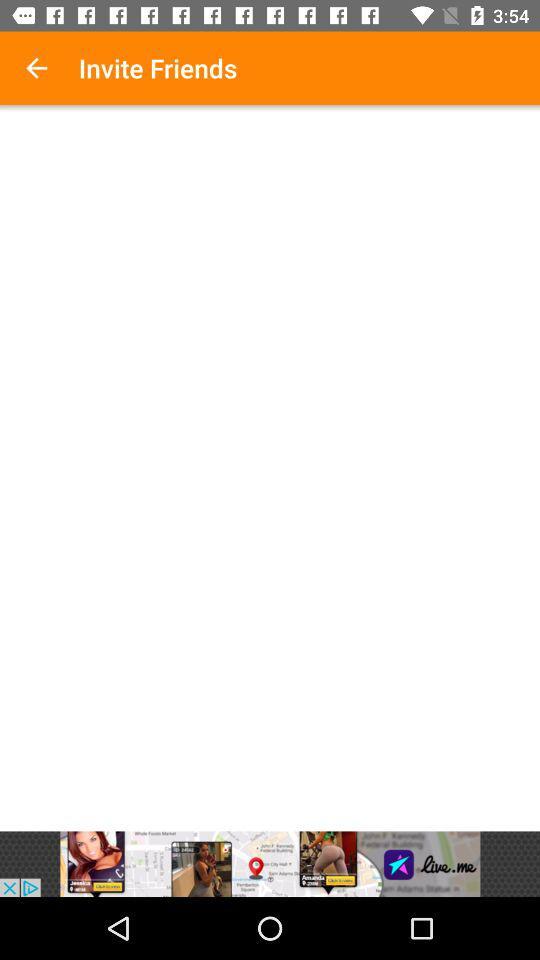 The height and width of the screenshot is (960, 540). Describe the element at coordinates (270, 863) in the screenshot. I see `advertisement banner` at that location.